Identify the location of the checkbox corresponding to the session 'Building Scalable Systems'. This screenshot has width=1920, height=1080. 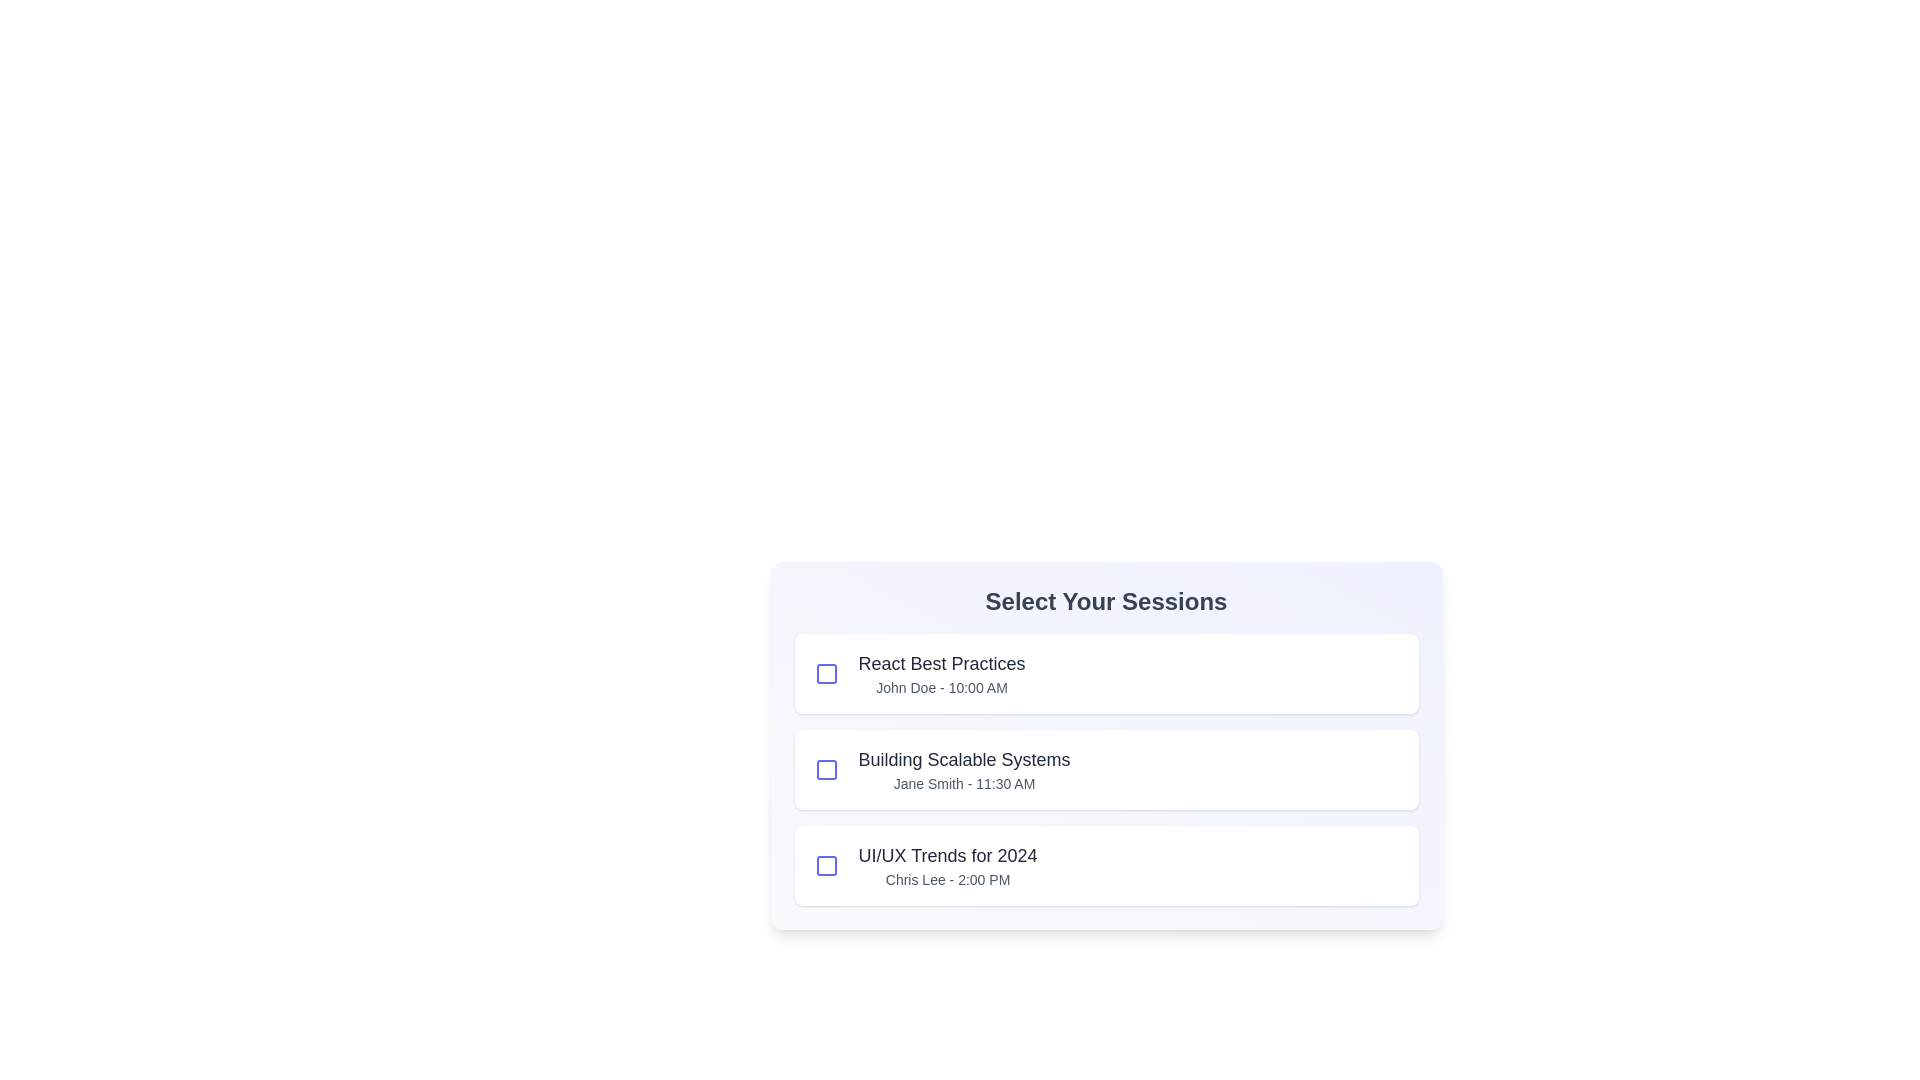
(826, 769).